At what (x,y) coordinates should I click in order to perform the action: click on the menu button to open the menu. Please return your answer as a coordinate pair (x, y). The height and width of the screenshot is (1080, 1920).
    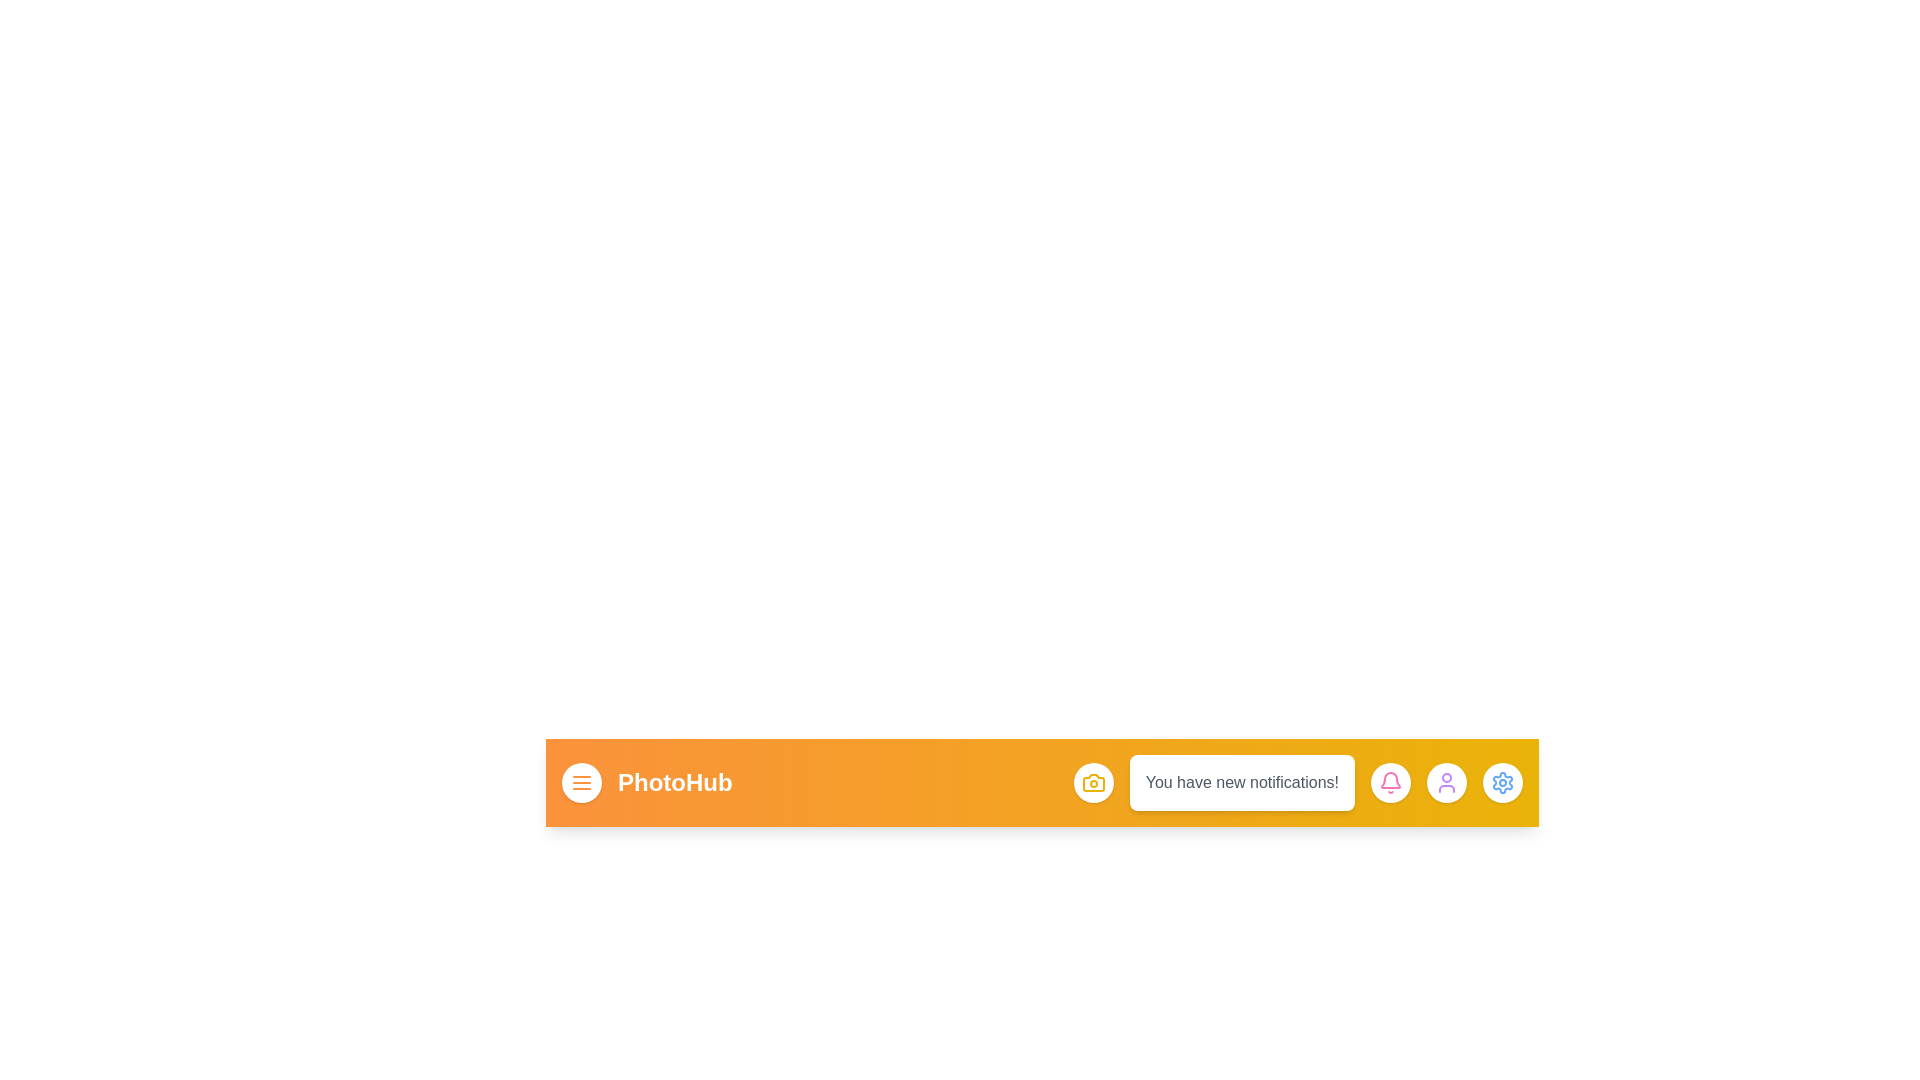
    Looking at the image, I should click on (580, 782).